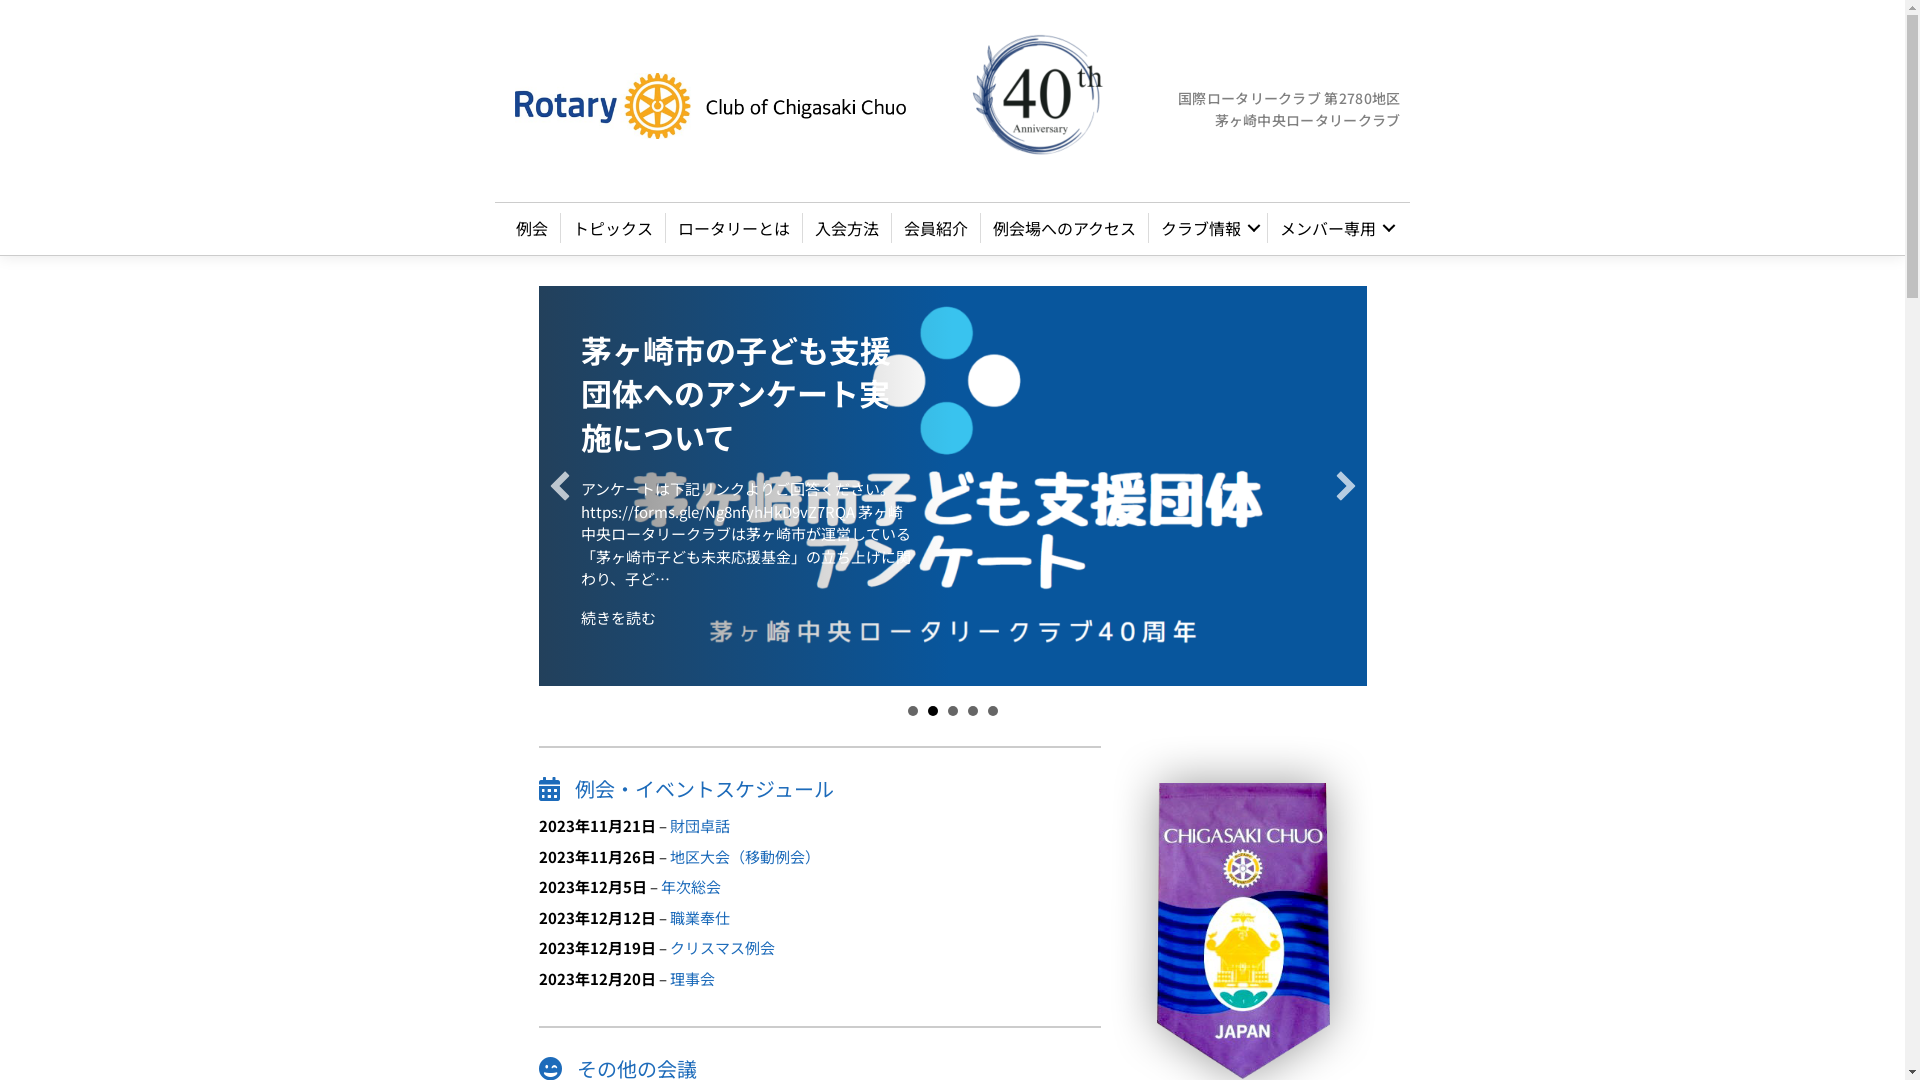 The height and width of the screenshot is (1080, 1920). Describe the element at coordinates (952, 709) in the screenshot. I see `'3'` at that location.